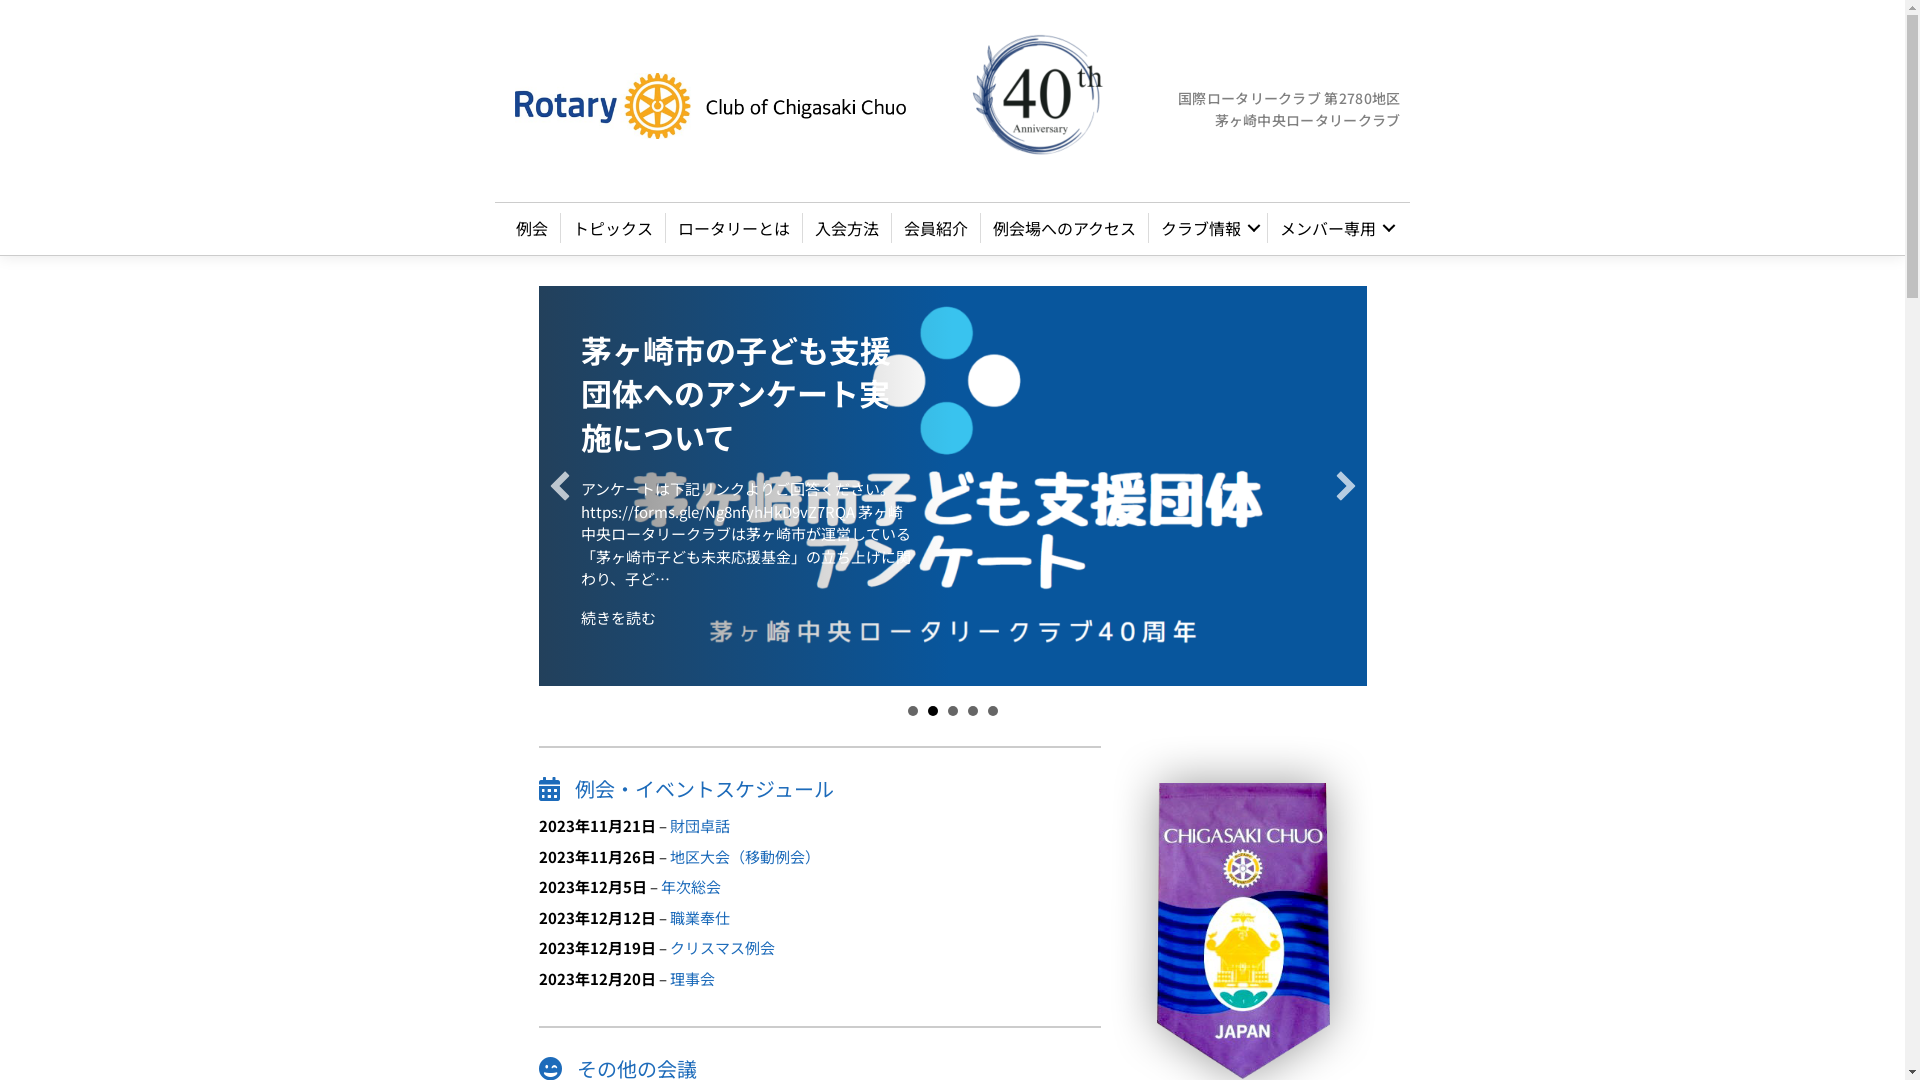 The height and width of the screenshot is (1080, 1920). Describe the element at coordinates (952, 709) in the screenshot. I see `'3'` at that location.